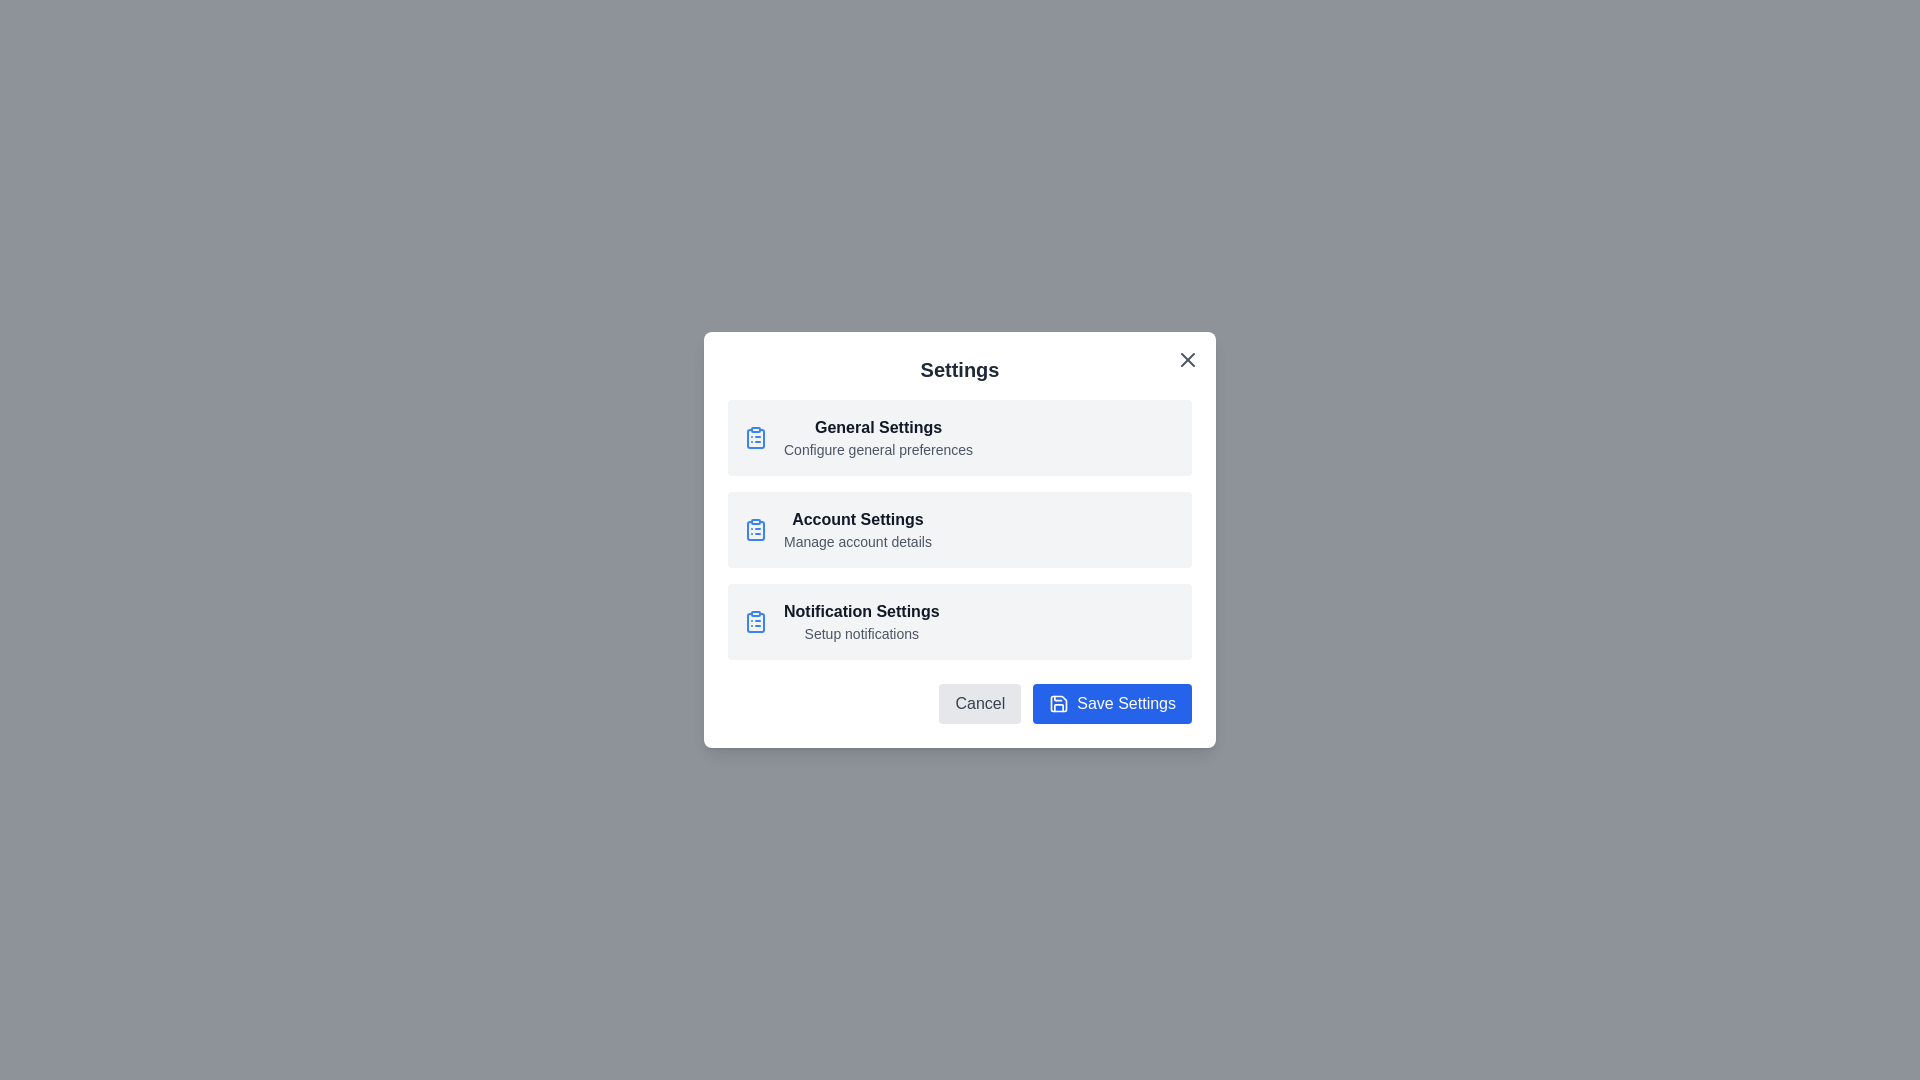 This screenshot has width=1920, height=1080. What do you see at coordinates (980, 703) in the screenshot?
I see `the 'Cancel' button` at bounding box center [980, 703].